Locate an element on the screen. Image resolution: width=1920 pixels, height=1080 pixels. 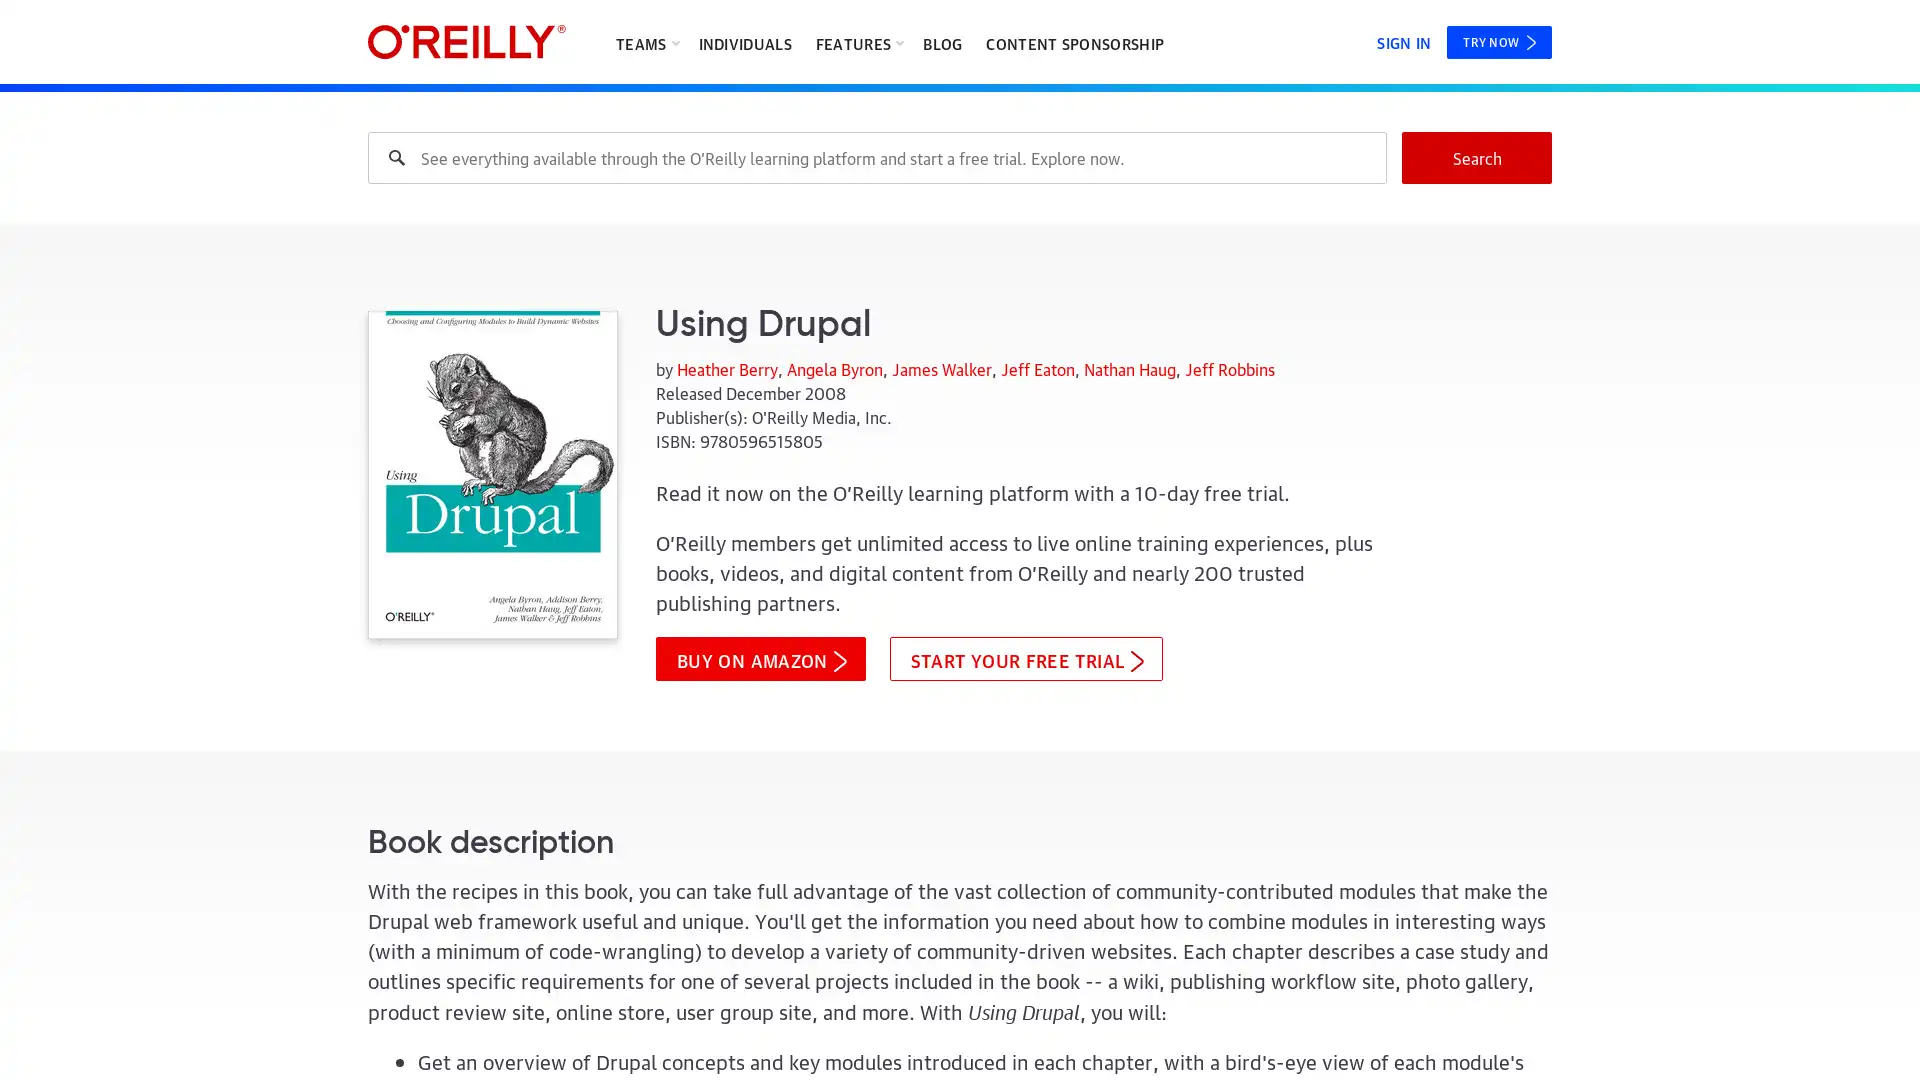
Search is located at coordinates (1477, 157).